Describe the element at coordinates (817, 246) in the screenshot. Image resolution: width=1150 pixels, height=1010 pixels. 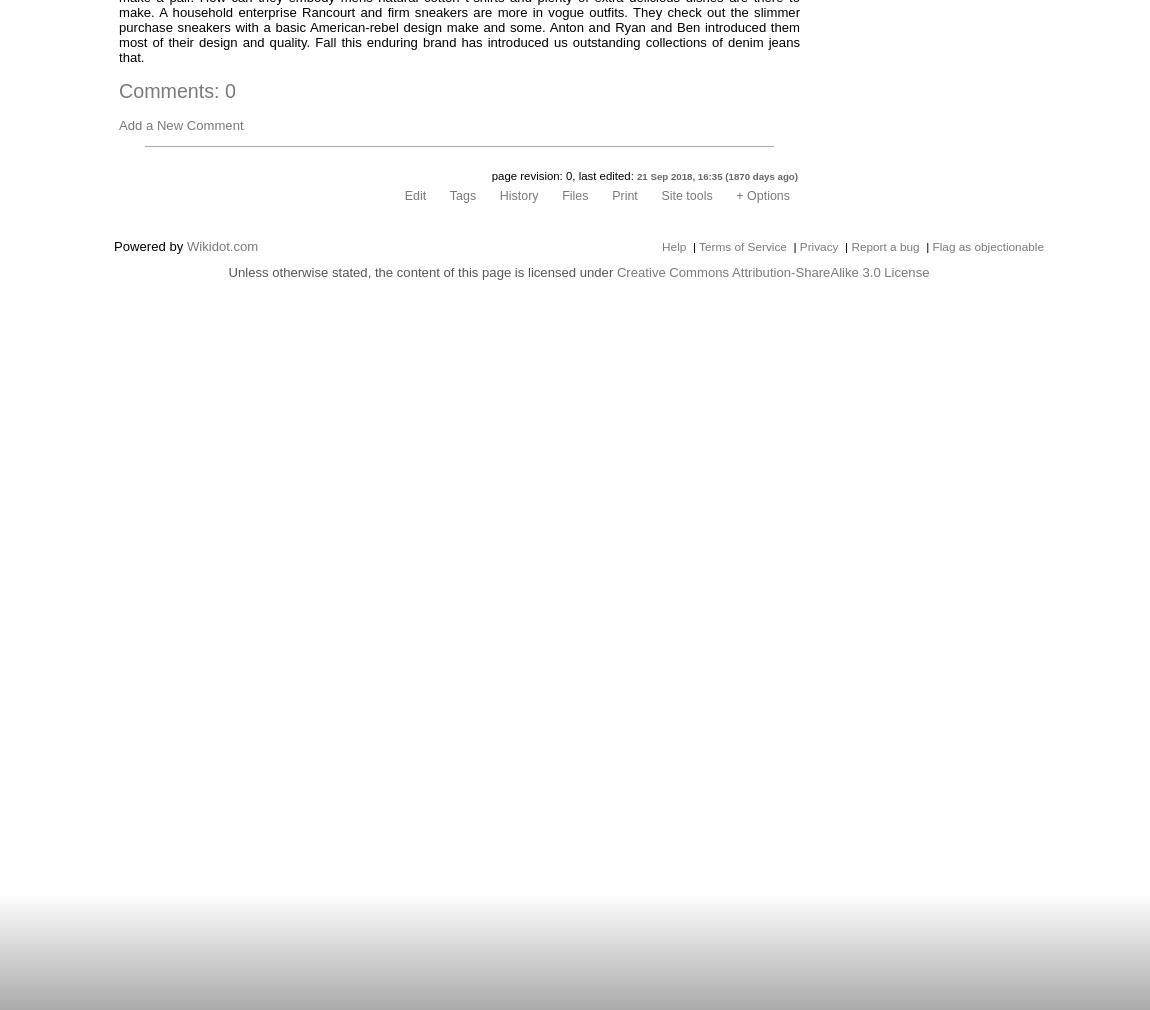
I see `'Privacy'` at that location.